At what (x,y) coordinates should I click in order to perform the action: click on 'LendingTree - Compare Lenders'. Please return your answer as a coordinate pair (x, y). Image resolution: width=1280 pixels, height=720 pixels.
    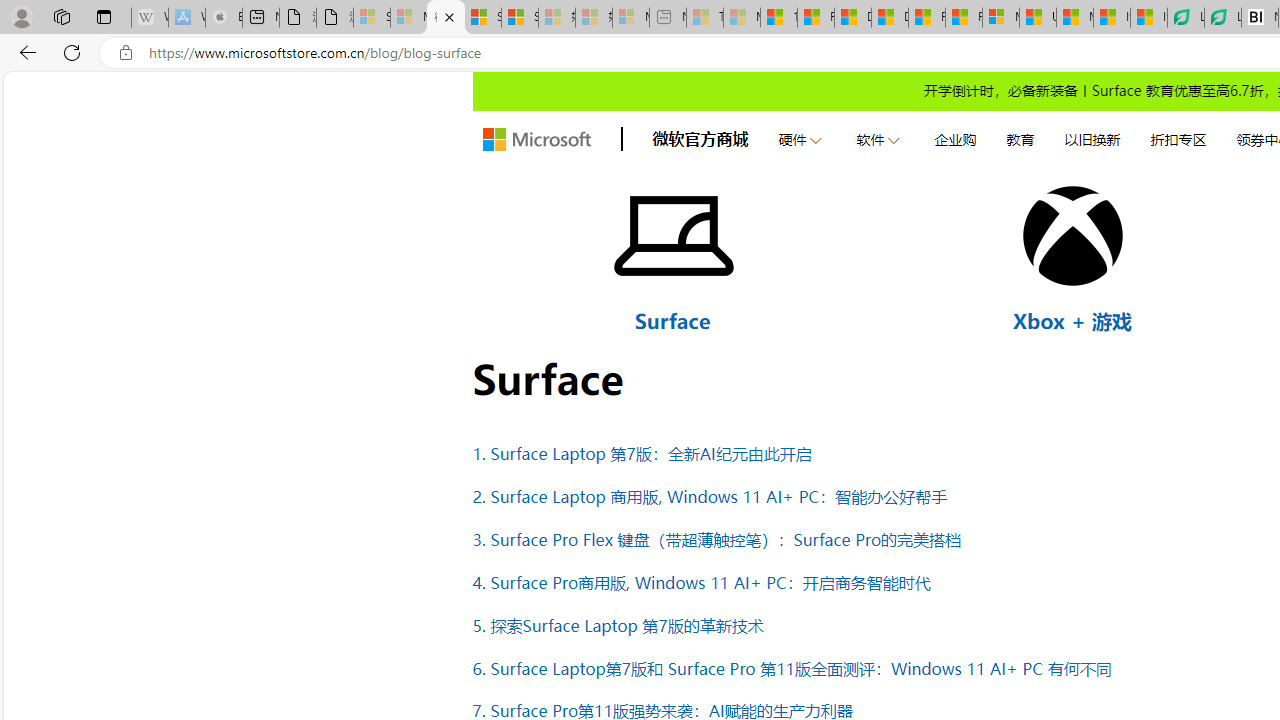
    Looking at the image, I should click on (1222, 17).